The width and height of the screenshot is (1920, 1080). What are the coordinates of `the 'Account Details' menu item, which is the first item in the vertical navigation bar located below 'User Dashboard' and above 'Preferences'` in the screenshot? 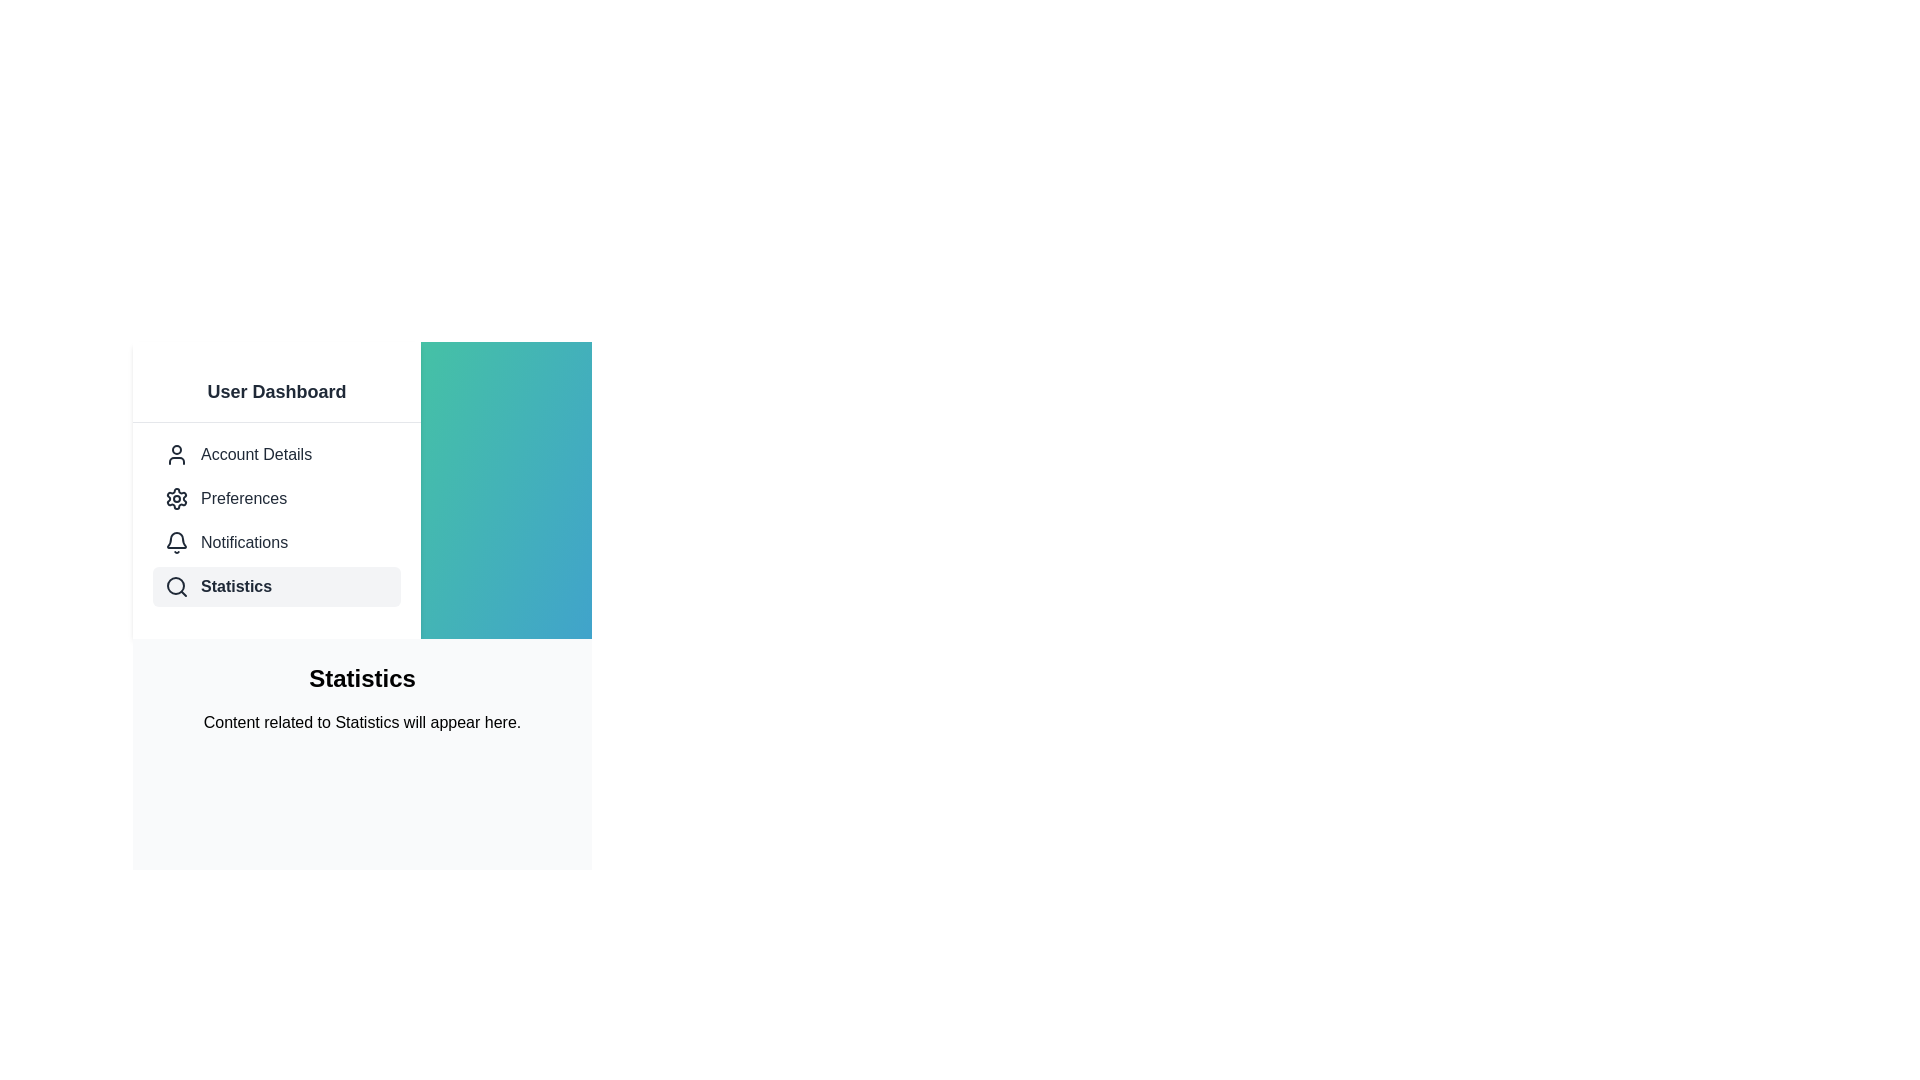 It's located at (276, 455).